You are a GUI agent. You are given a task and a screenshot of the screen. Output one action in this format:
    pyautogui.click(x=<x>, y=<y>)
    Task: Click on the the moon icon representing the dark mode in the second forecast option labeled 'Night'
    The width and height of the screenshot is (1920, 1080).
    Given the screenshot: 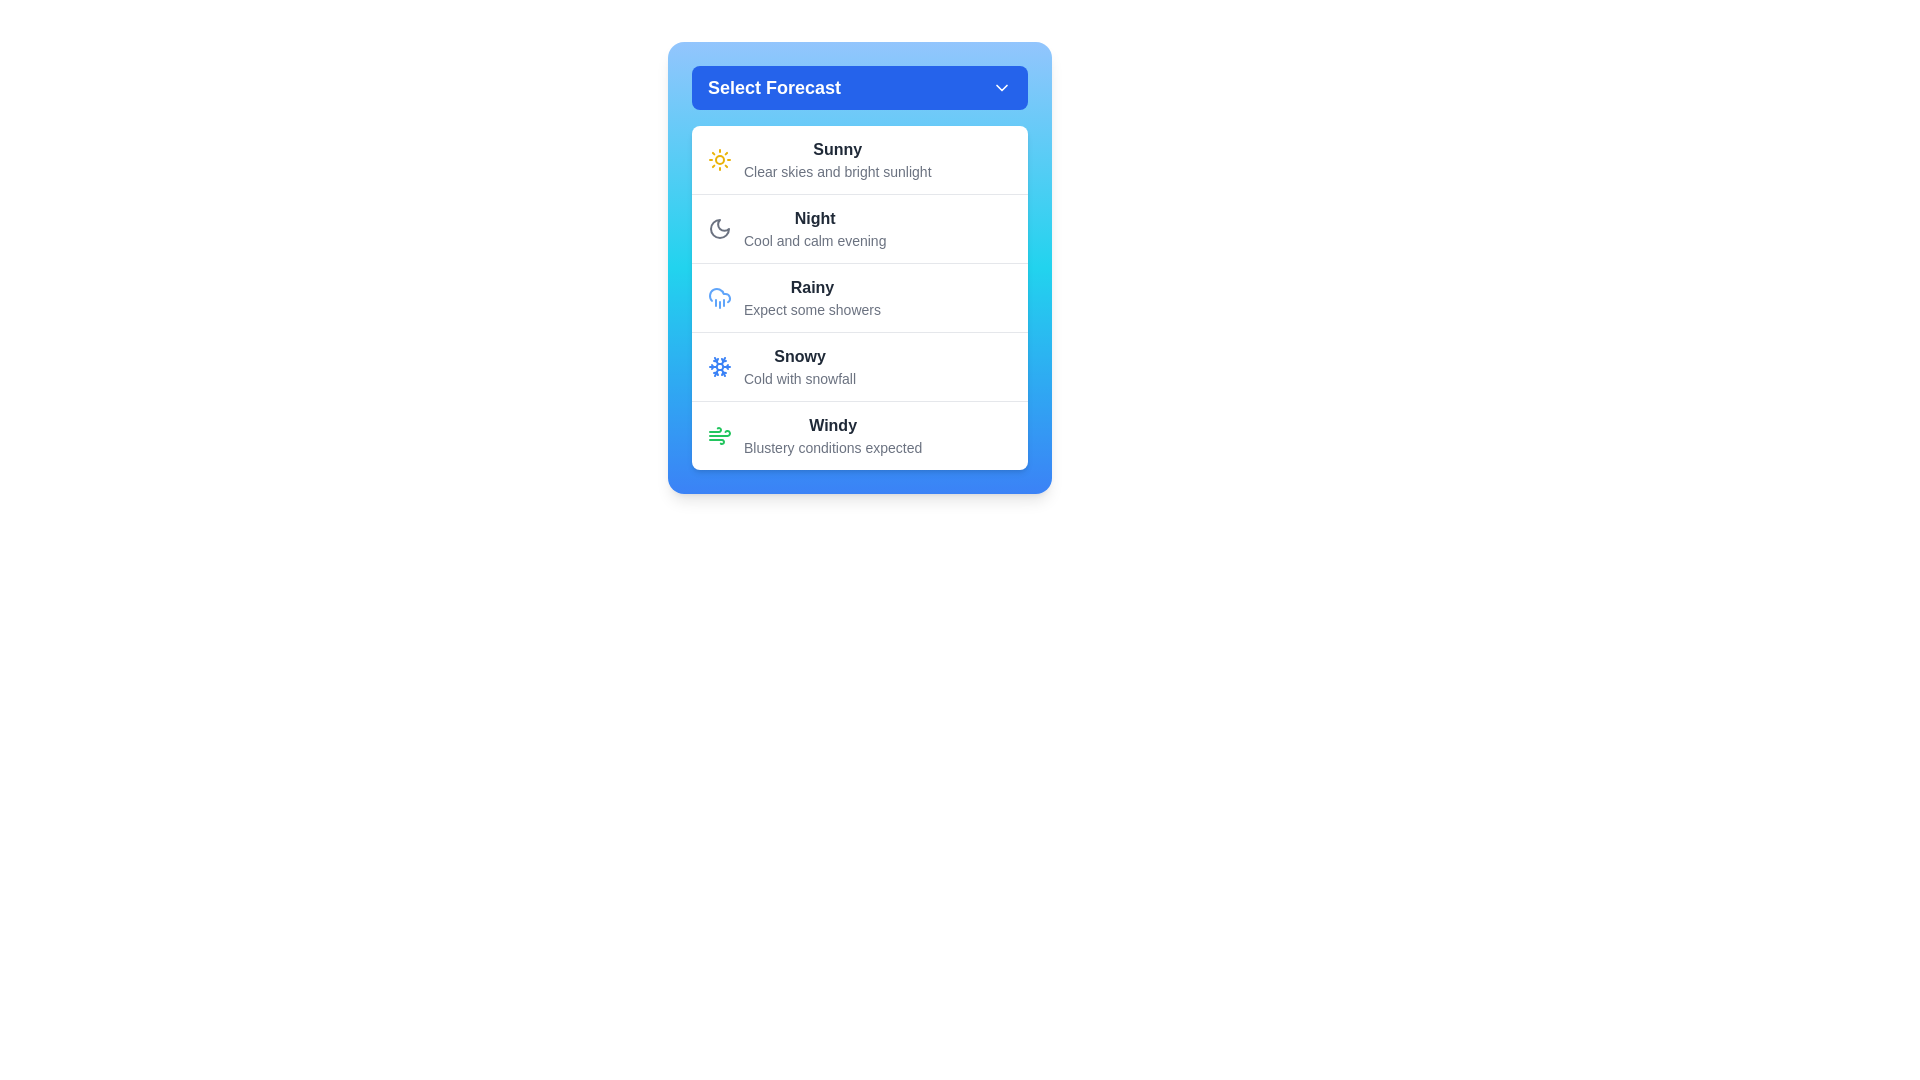 What is the action you would take?
    pyautogui.click(x=720, y=227)
    